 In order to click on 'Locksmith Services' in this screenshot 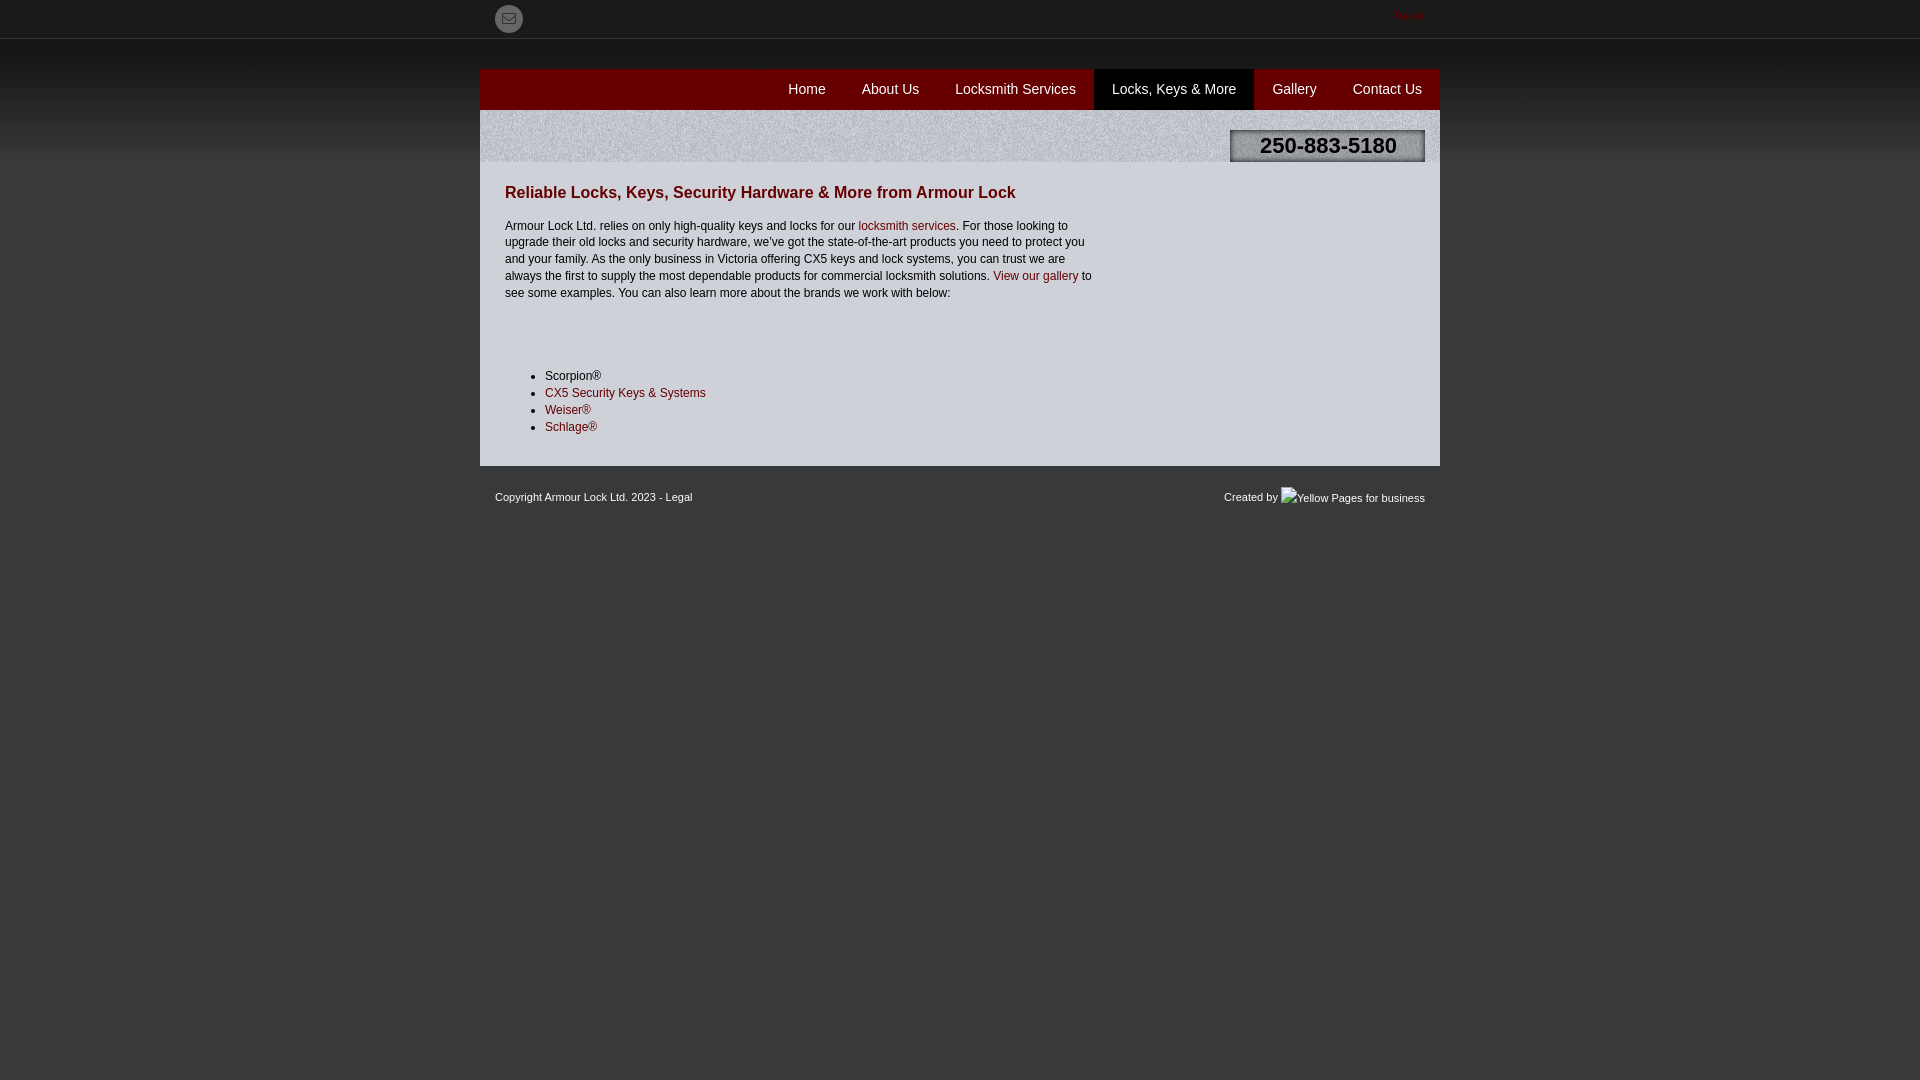, I will do `click(935, 88)`.